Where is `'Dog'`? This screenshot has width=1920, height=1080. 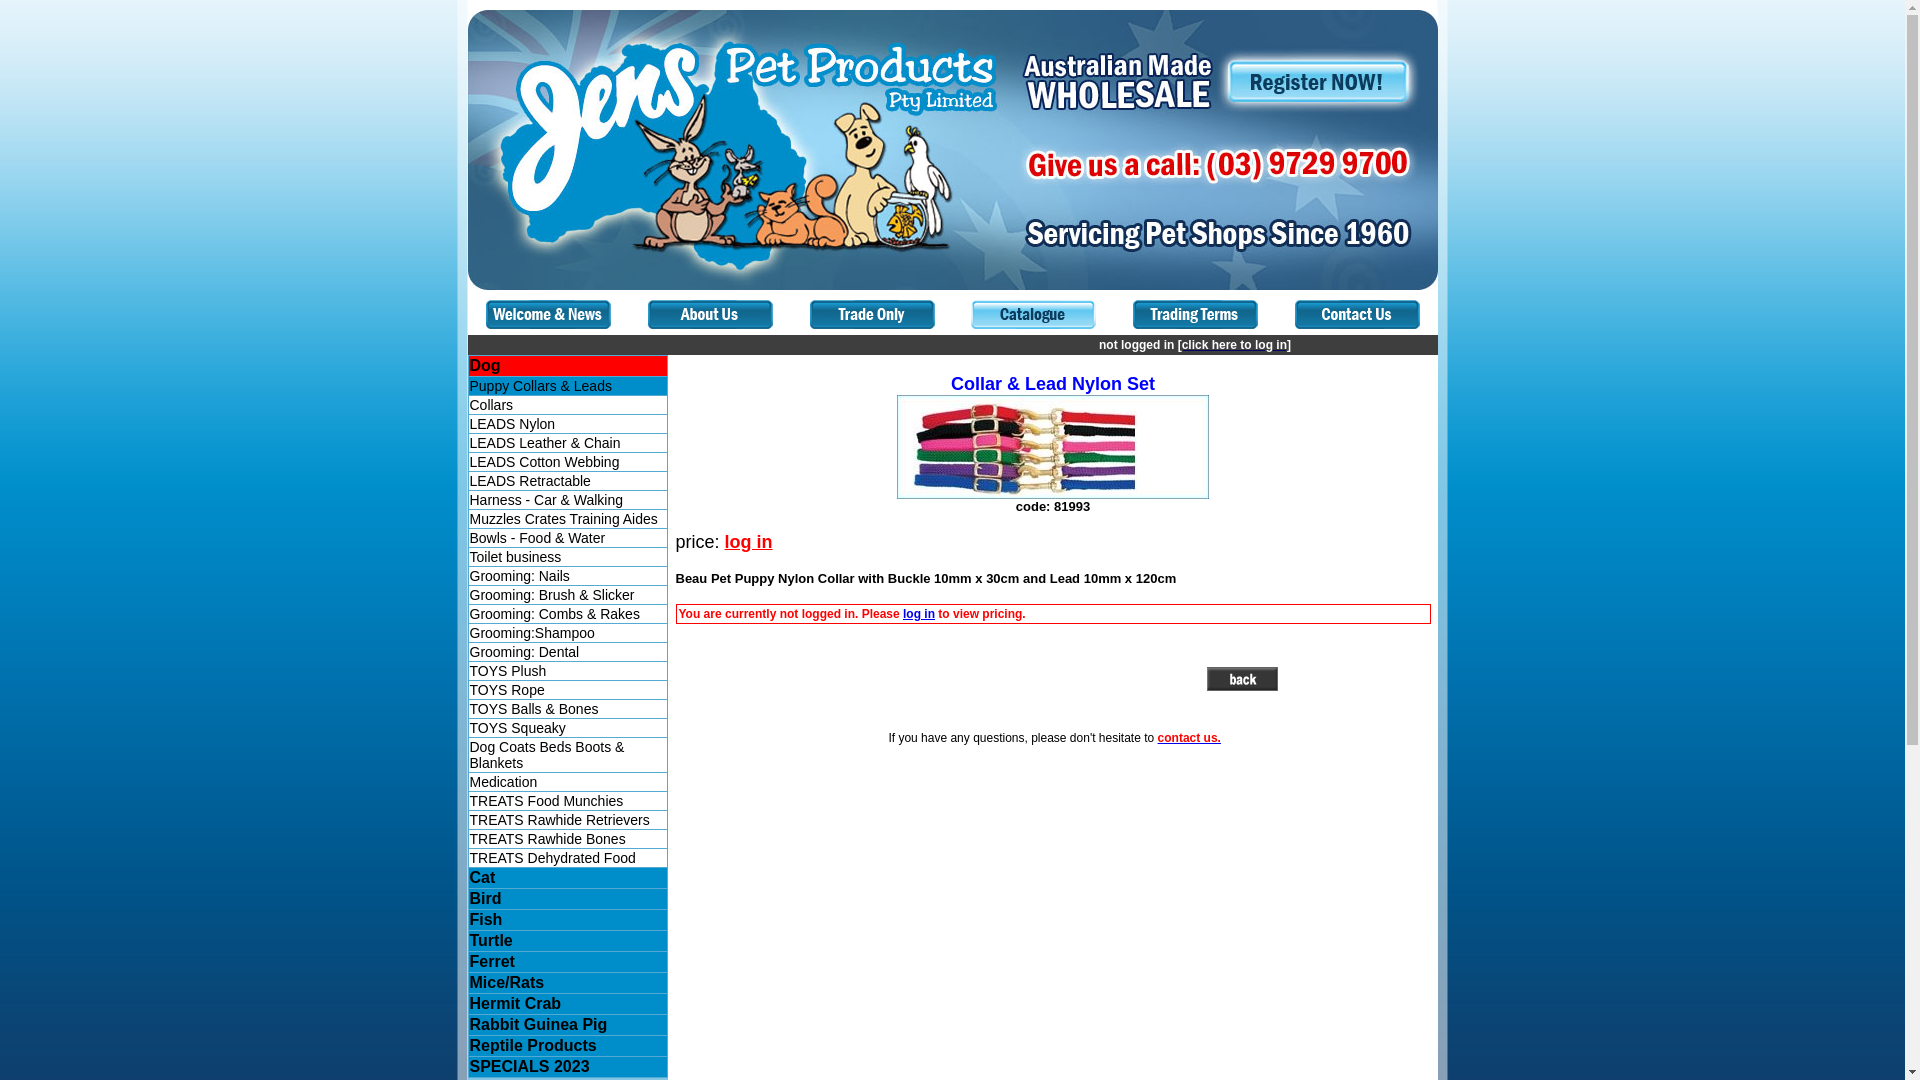
'Dog' is located at coordinates (469, 365).